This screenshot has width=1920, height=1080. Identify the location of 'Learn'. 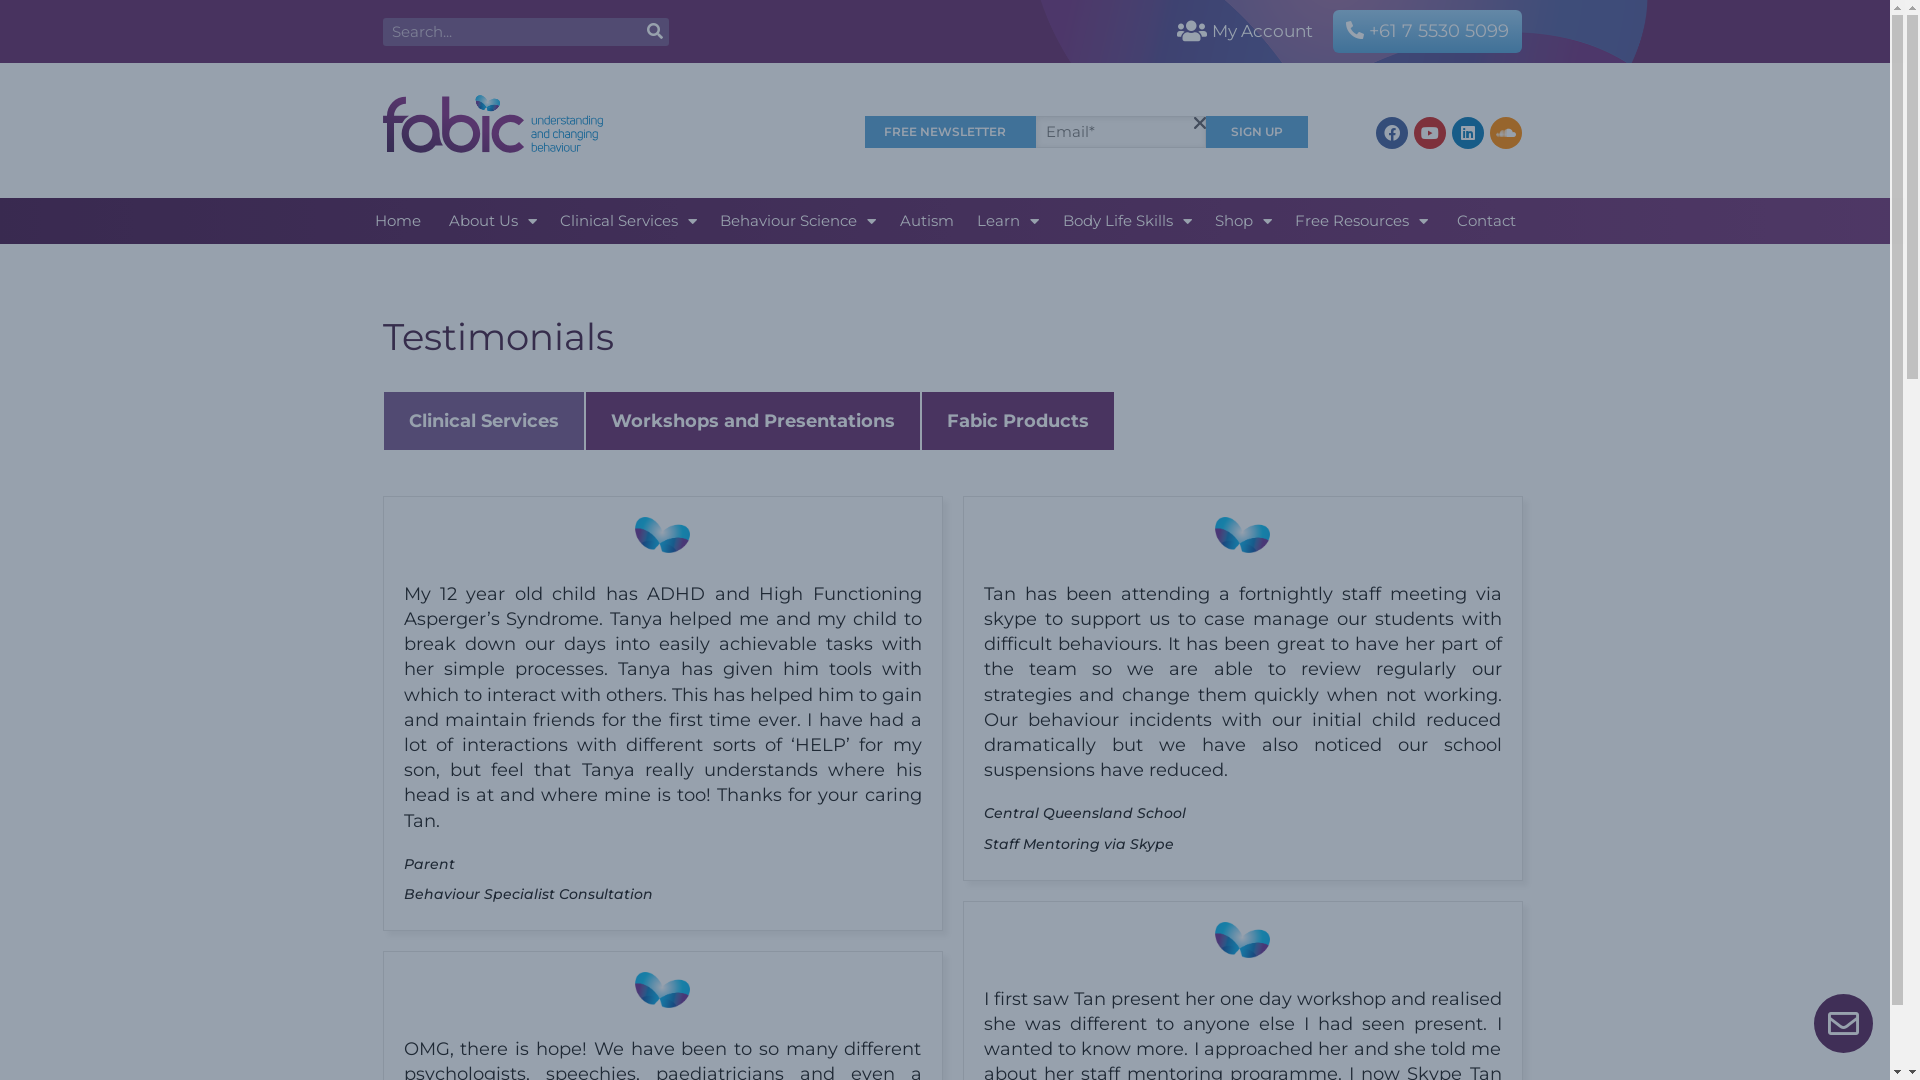
(1008, 220).